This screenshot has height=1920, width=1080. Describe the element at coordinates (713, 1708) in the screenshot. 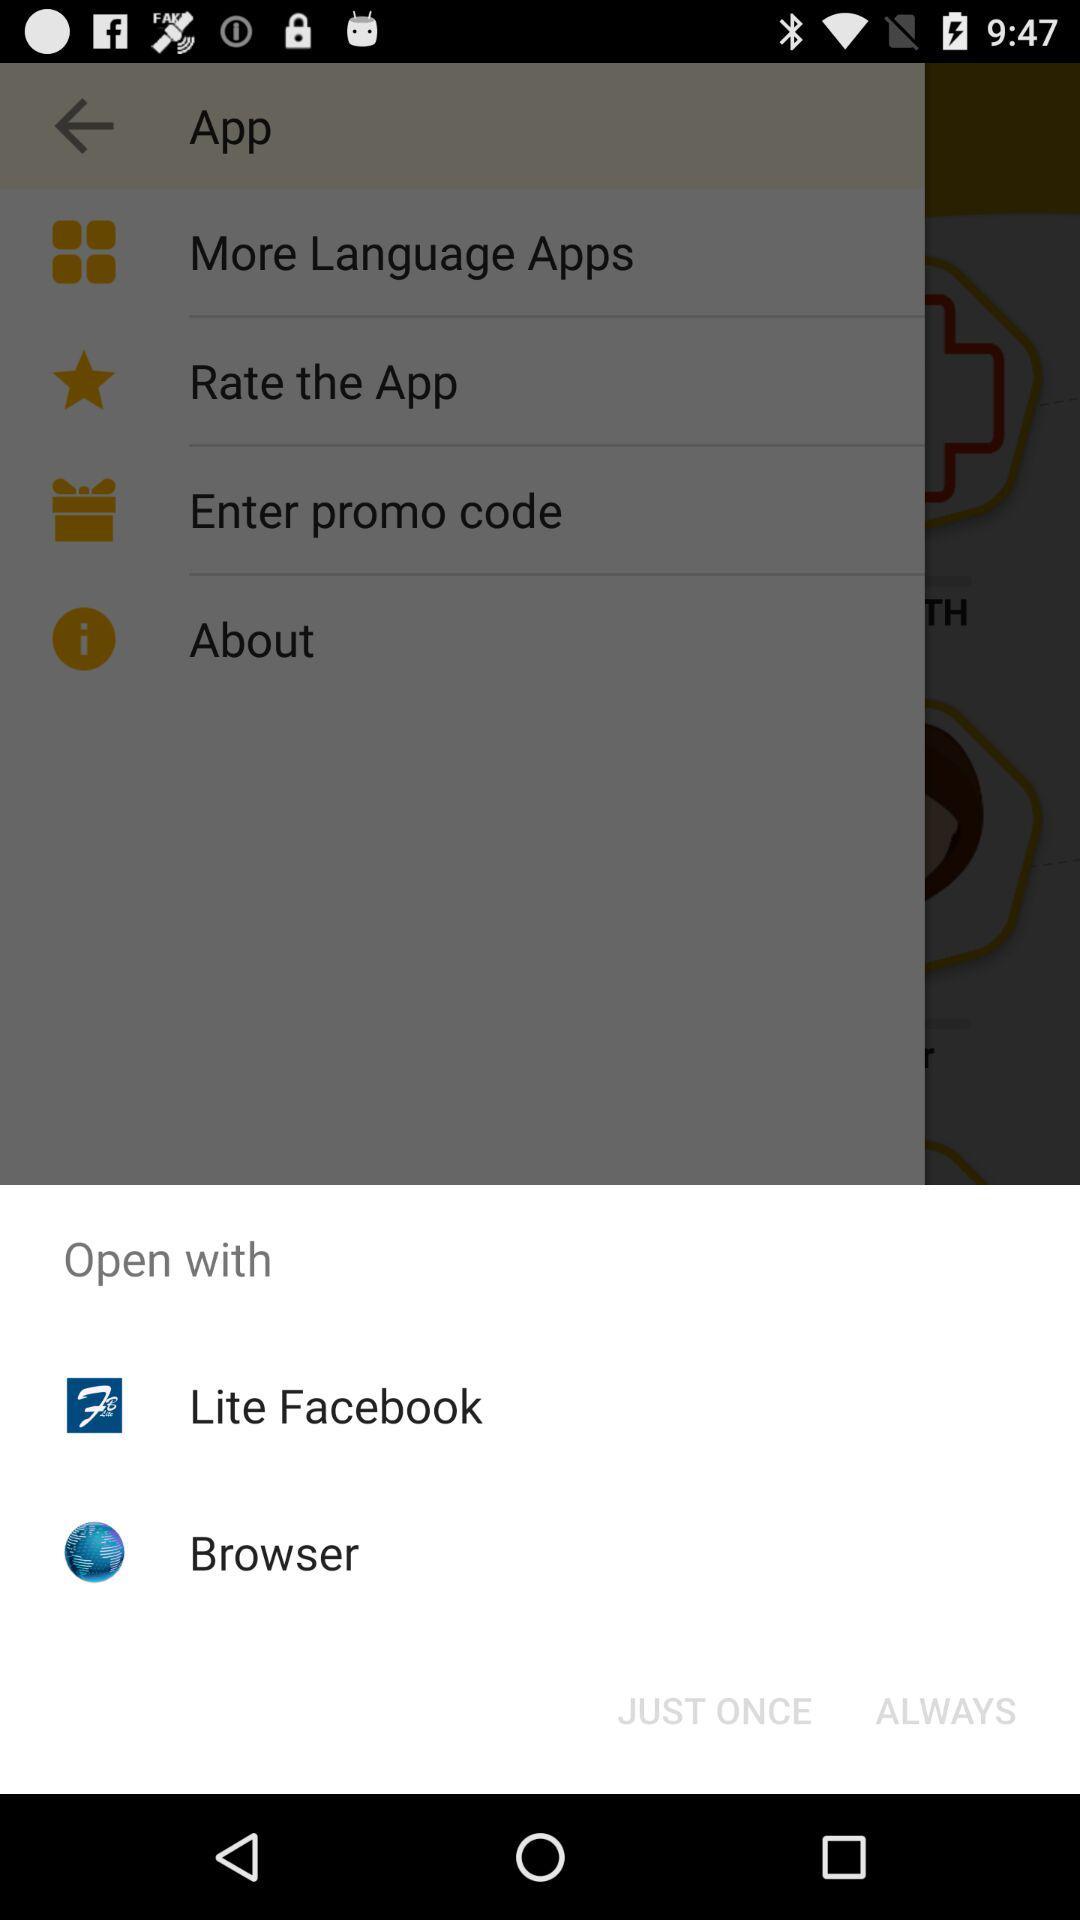

I see `the icon below the open with item` at that location.